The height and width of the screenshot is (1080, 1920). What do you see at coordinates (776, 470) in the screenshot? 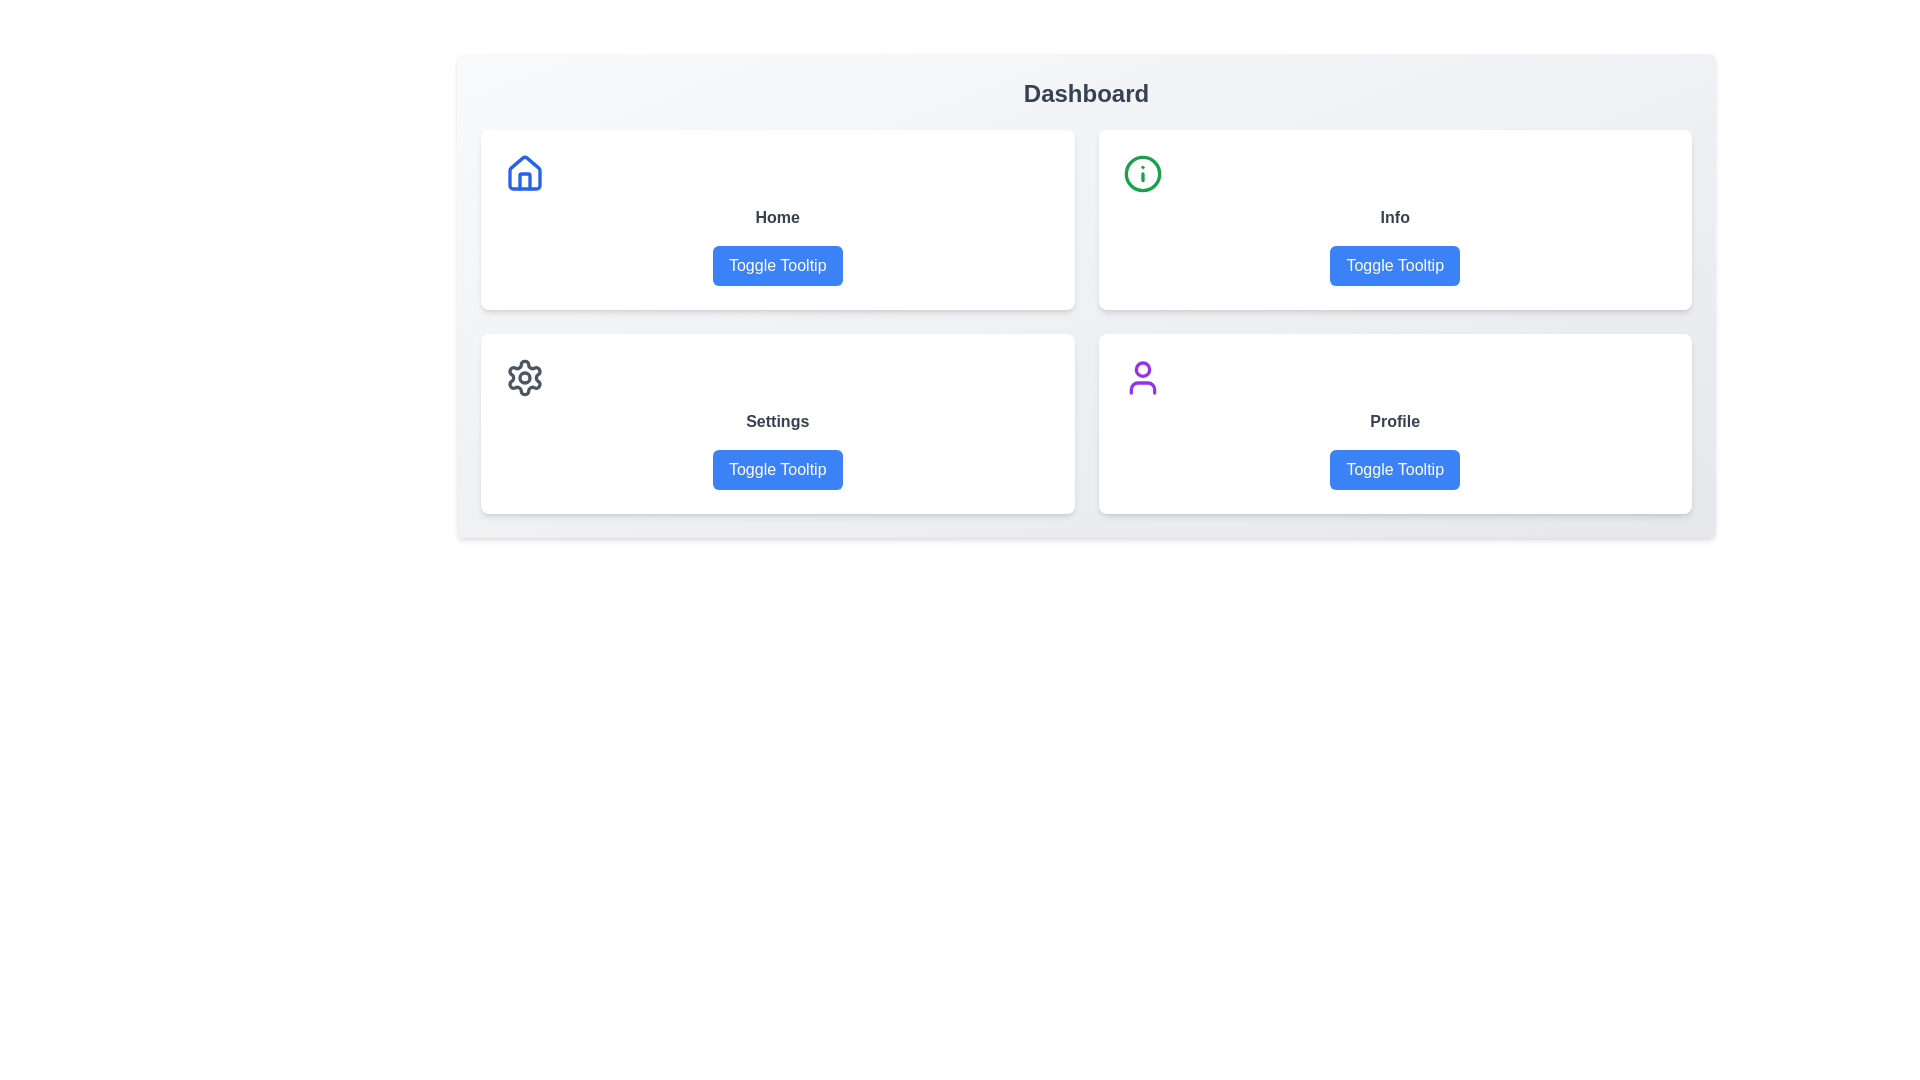
I see `the button located in the bottom left card of the 2x2 grid layout, below the 'Settings' heading` at bounding box center [776, 470].